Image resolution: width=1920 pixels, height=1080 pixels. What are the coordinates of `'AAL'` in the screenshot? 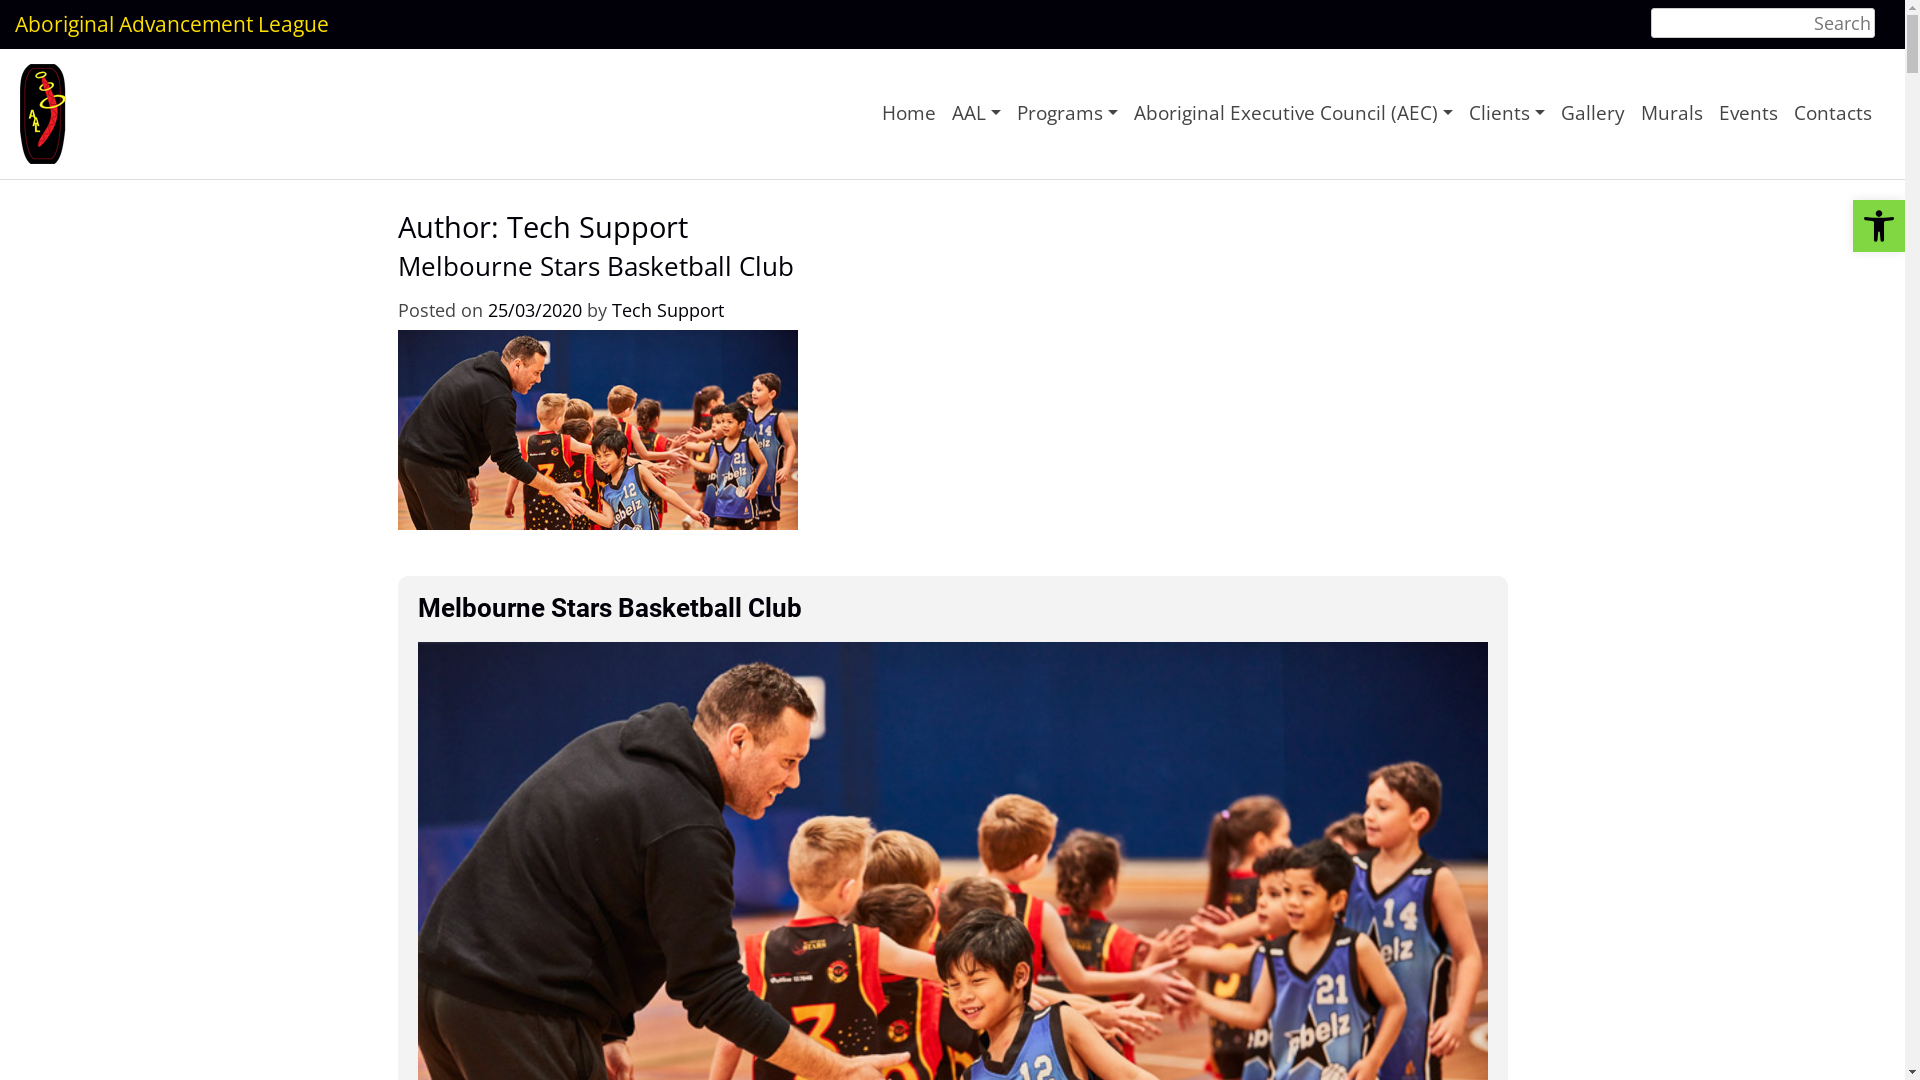 It's located at (976, 113).